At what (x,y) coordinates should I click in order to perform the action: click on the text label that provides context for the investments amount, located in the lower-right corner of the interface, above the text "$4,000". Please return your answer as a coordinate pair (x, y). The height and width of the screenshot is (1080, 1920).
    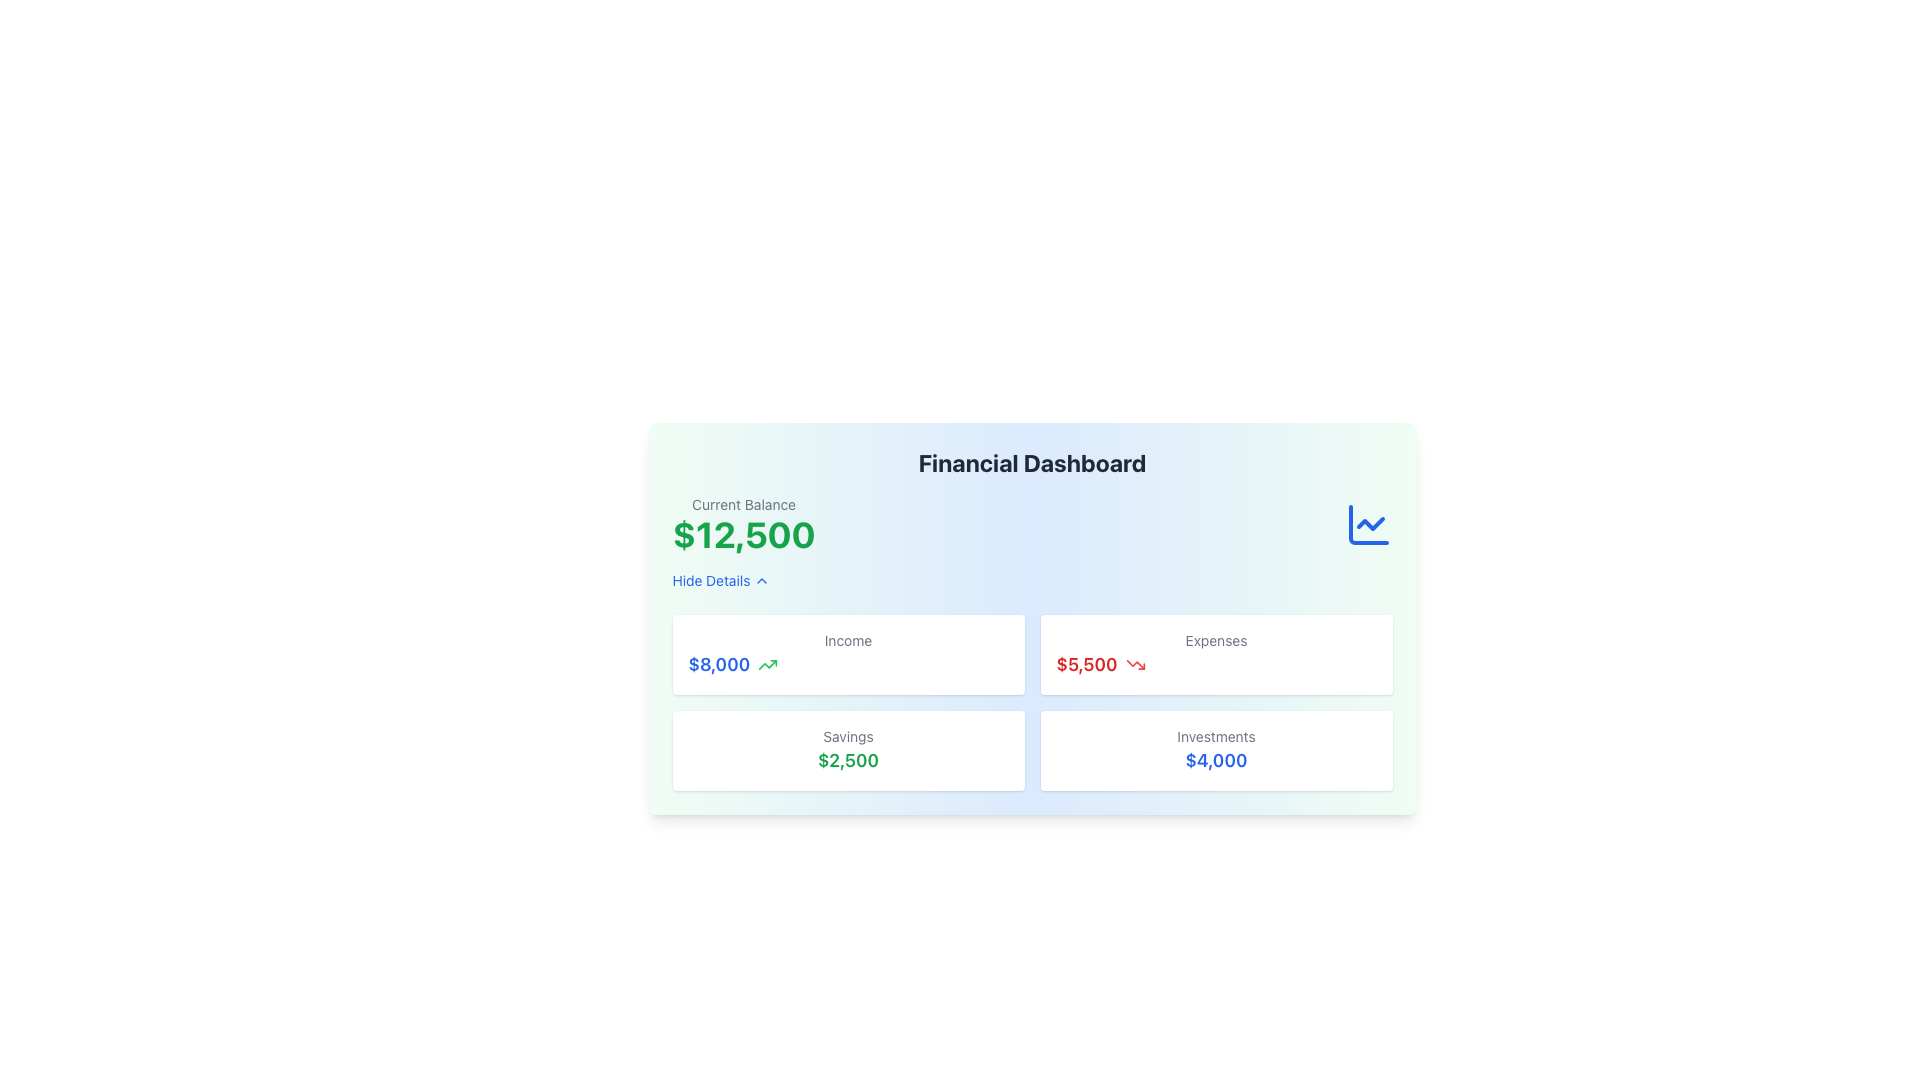
    Looking at the image, I should click on (1215, 736).